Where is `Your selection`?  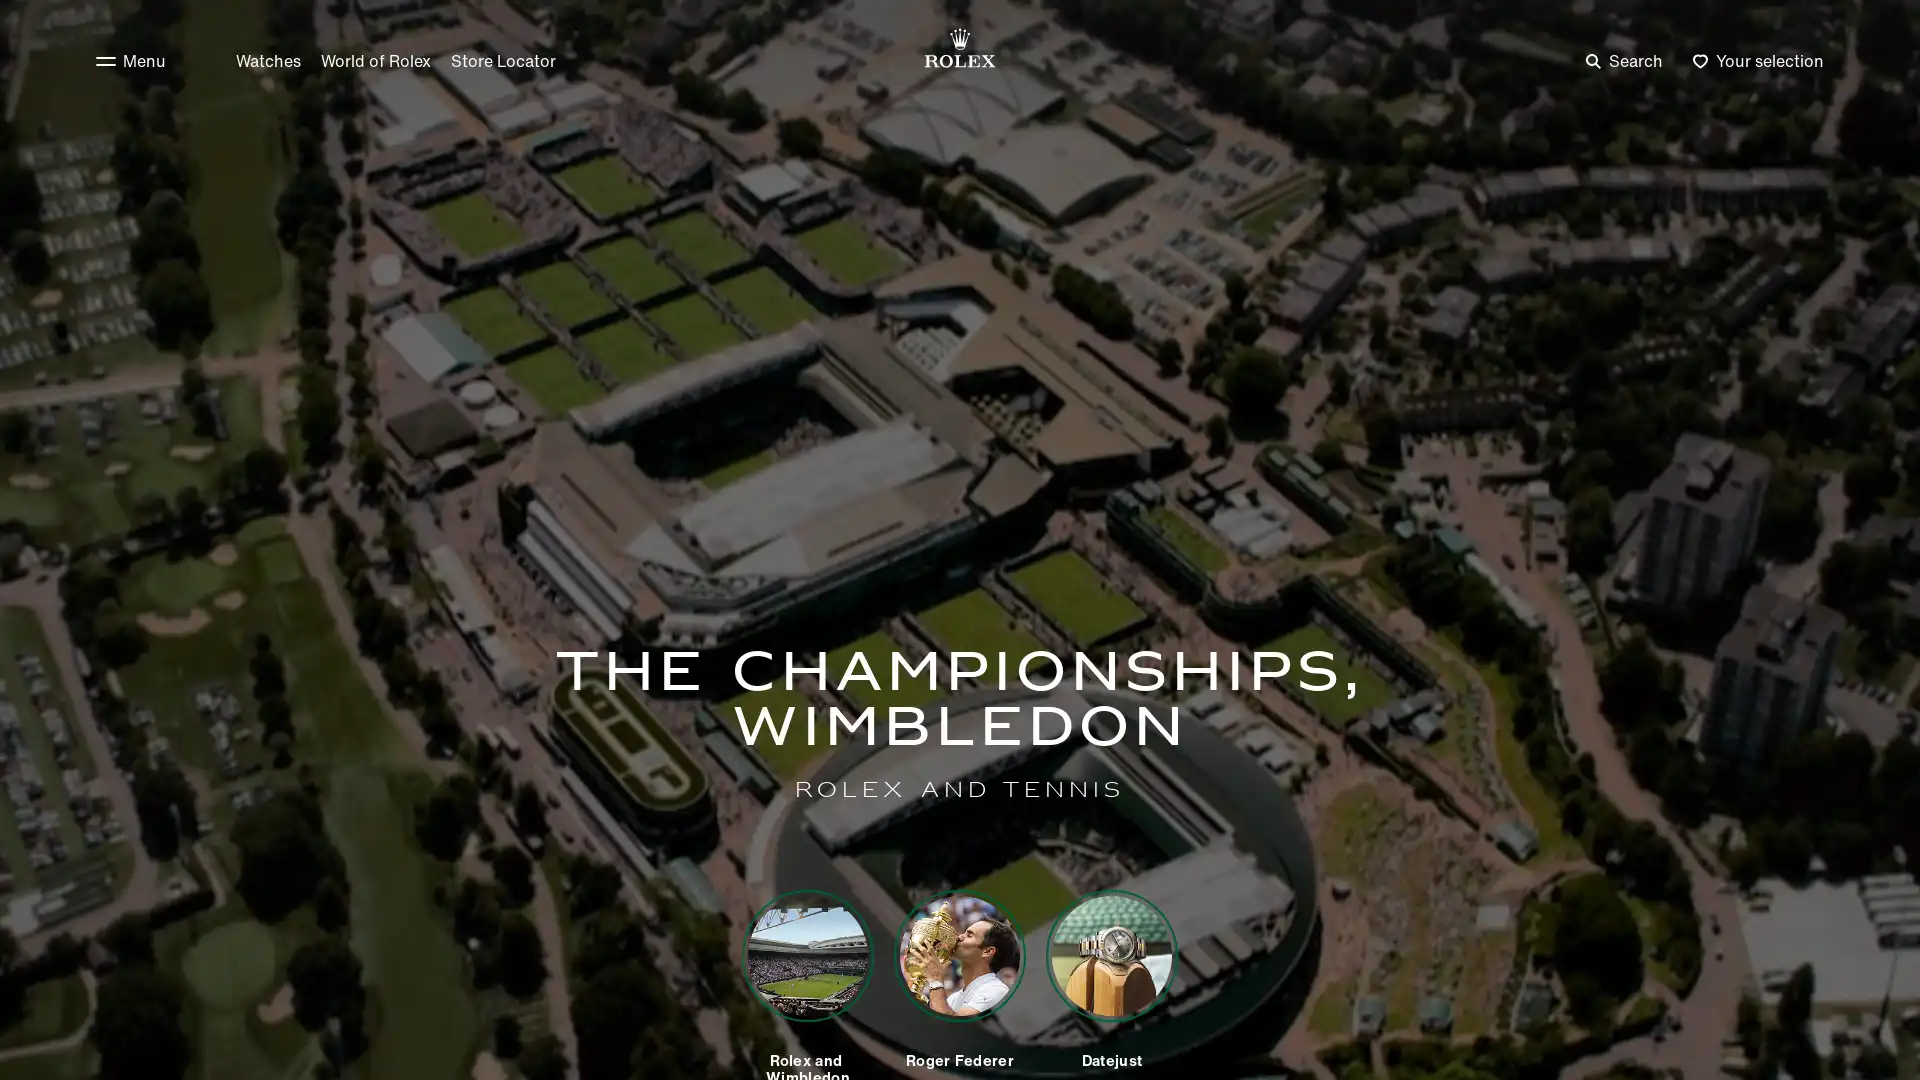
Your selection is located at coordinates (1757, 59).